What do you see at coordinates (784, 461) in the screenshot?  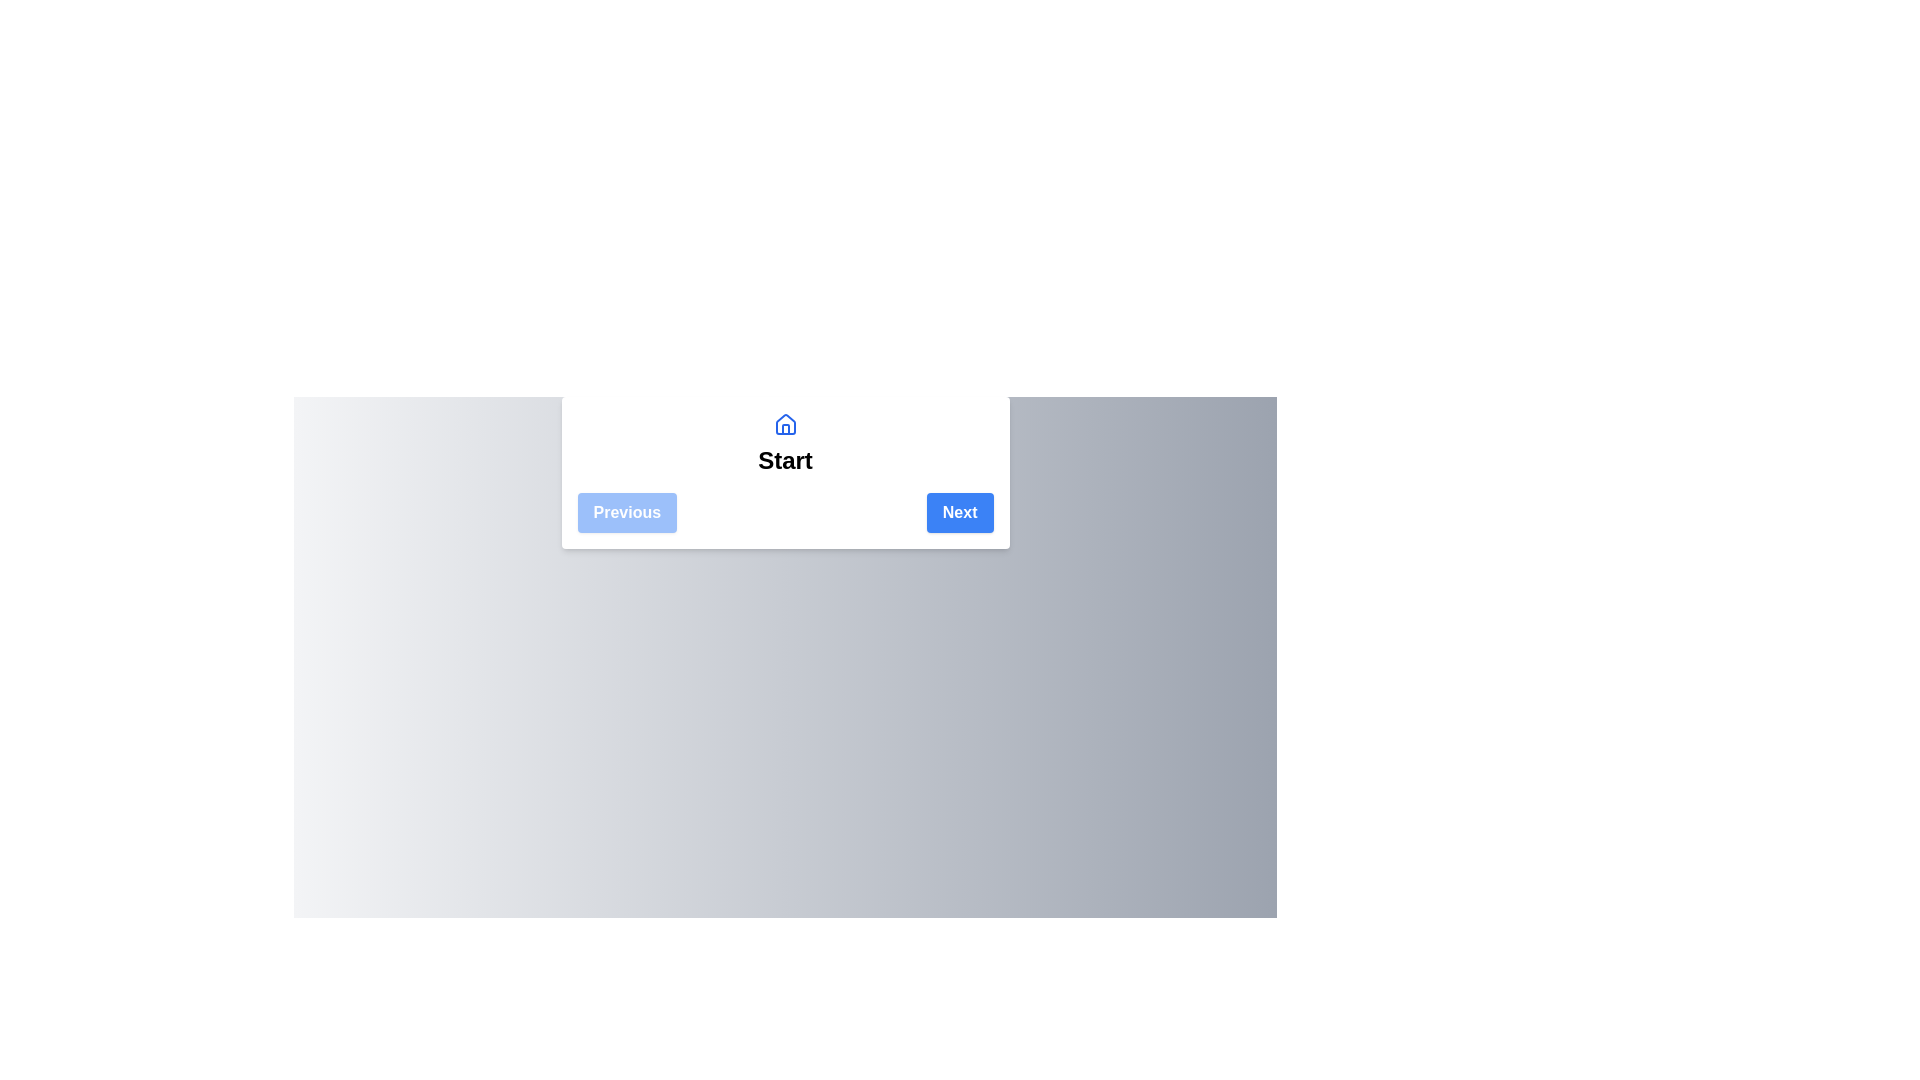 I see `the text label indicating the initiation of the associated section or process, located below a house icon in the columnar layout` at bounding box center [784, 461].